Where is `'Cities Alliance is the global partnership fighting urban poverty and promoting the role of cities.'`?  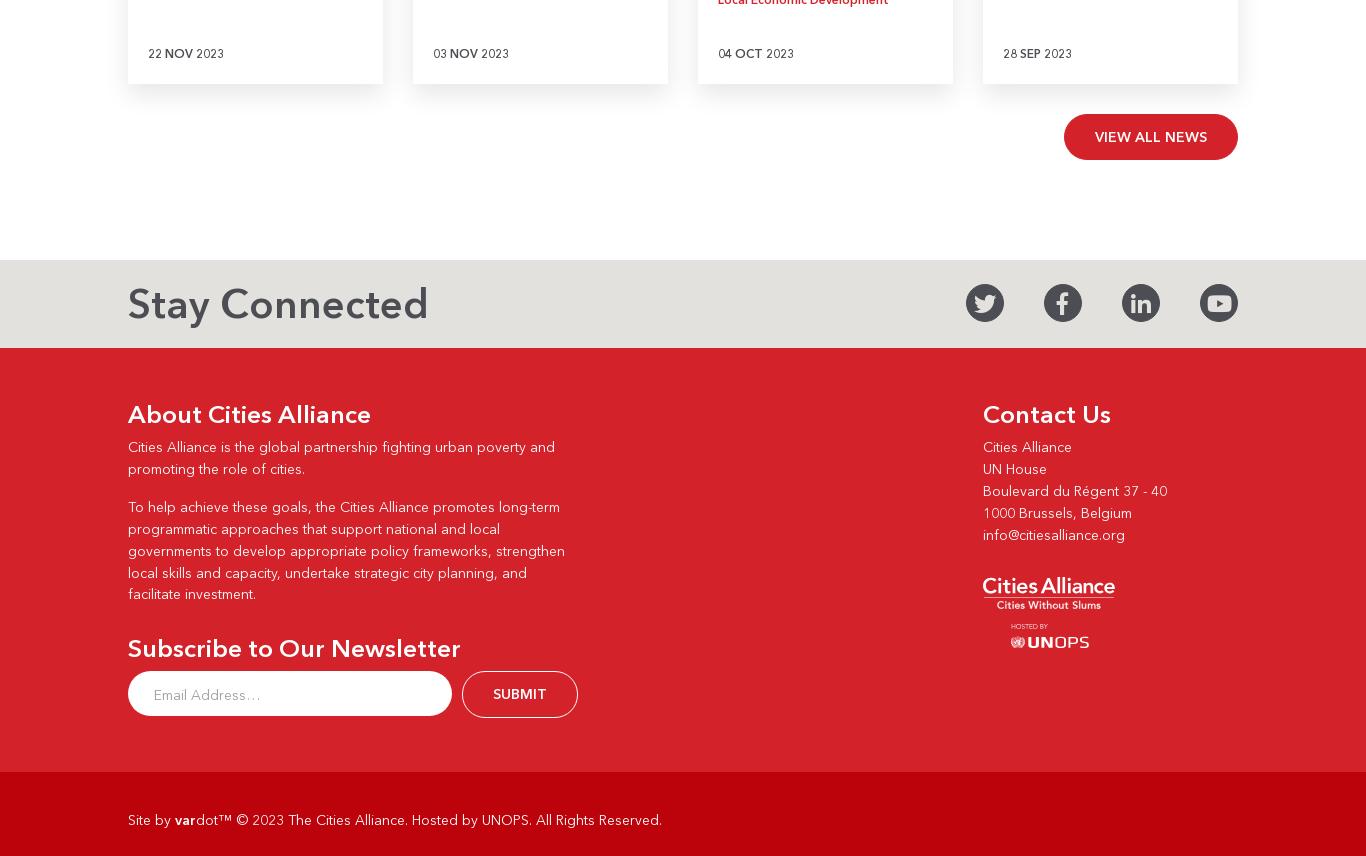 'Cities Alliance is the global partnership fighting urban poverty and promoting the role of cities.' is located at coordinates (341, 457).